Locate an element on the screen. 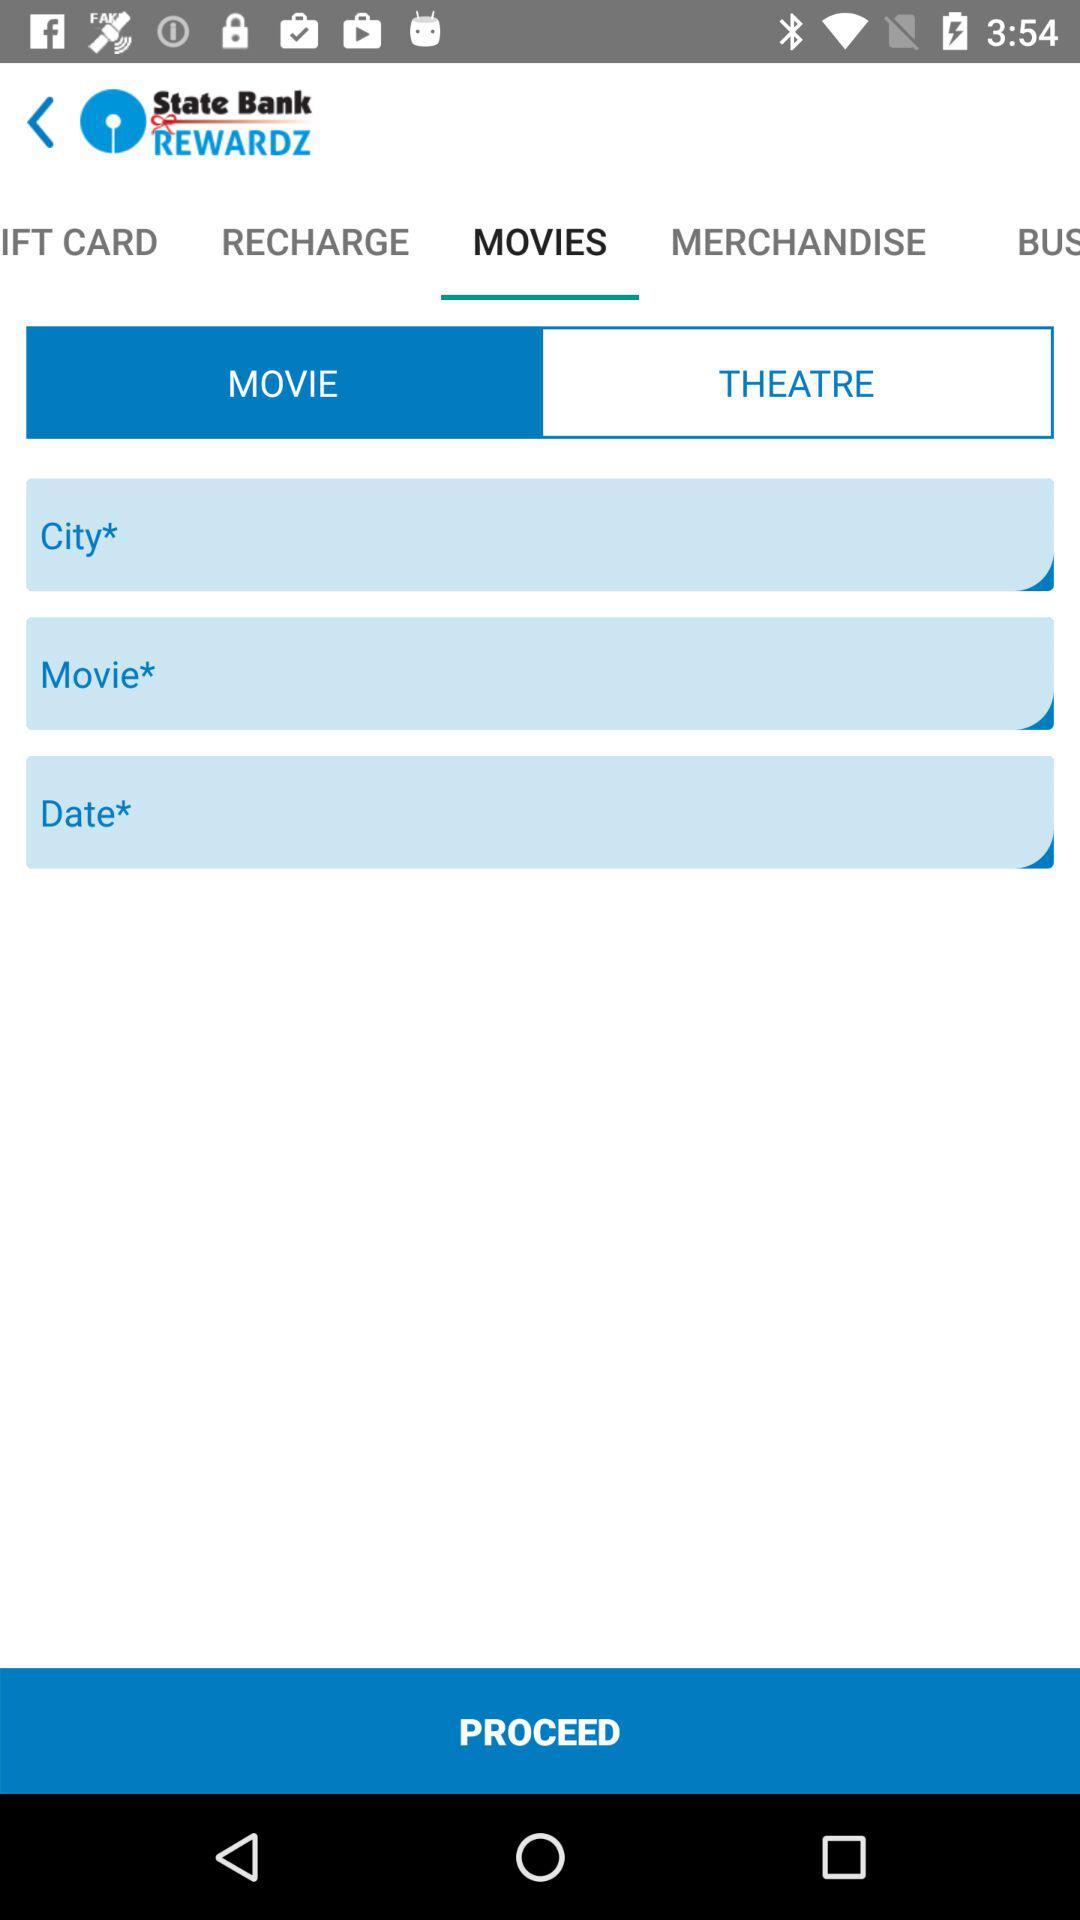 Image resolution: width=1080 pixels, height=1920 pixels. the proceed item is located at coordinates (540, 1730).